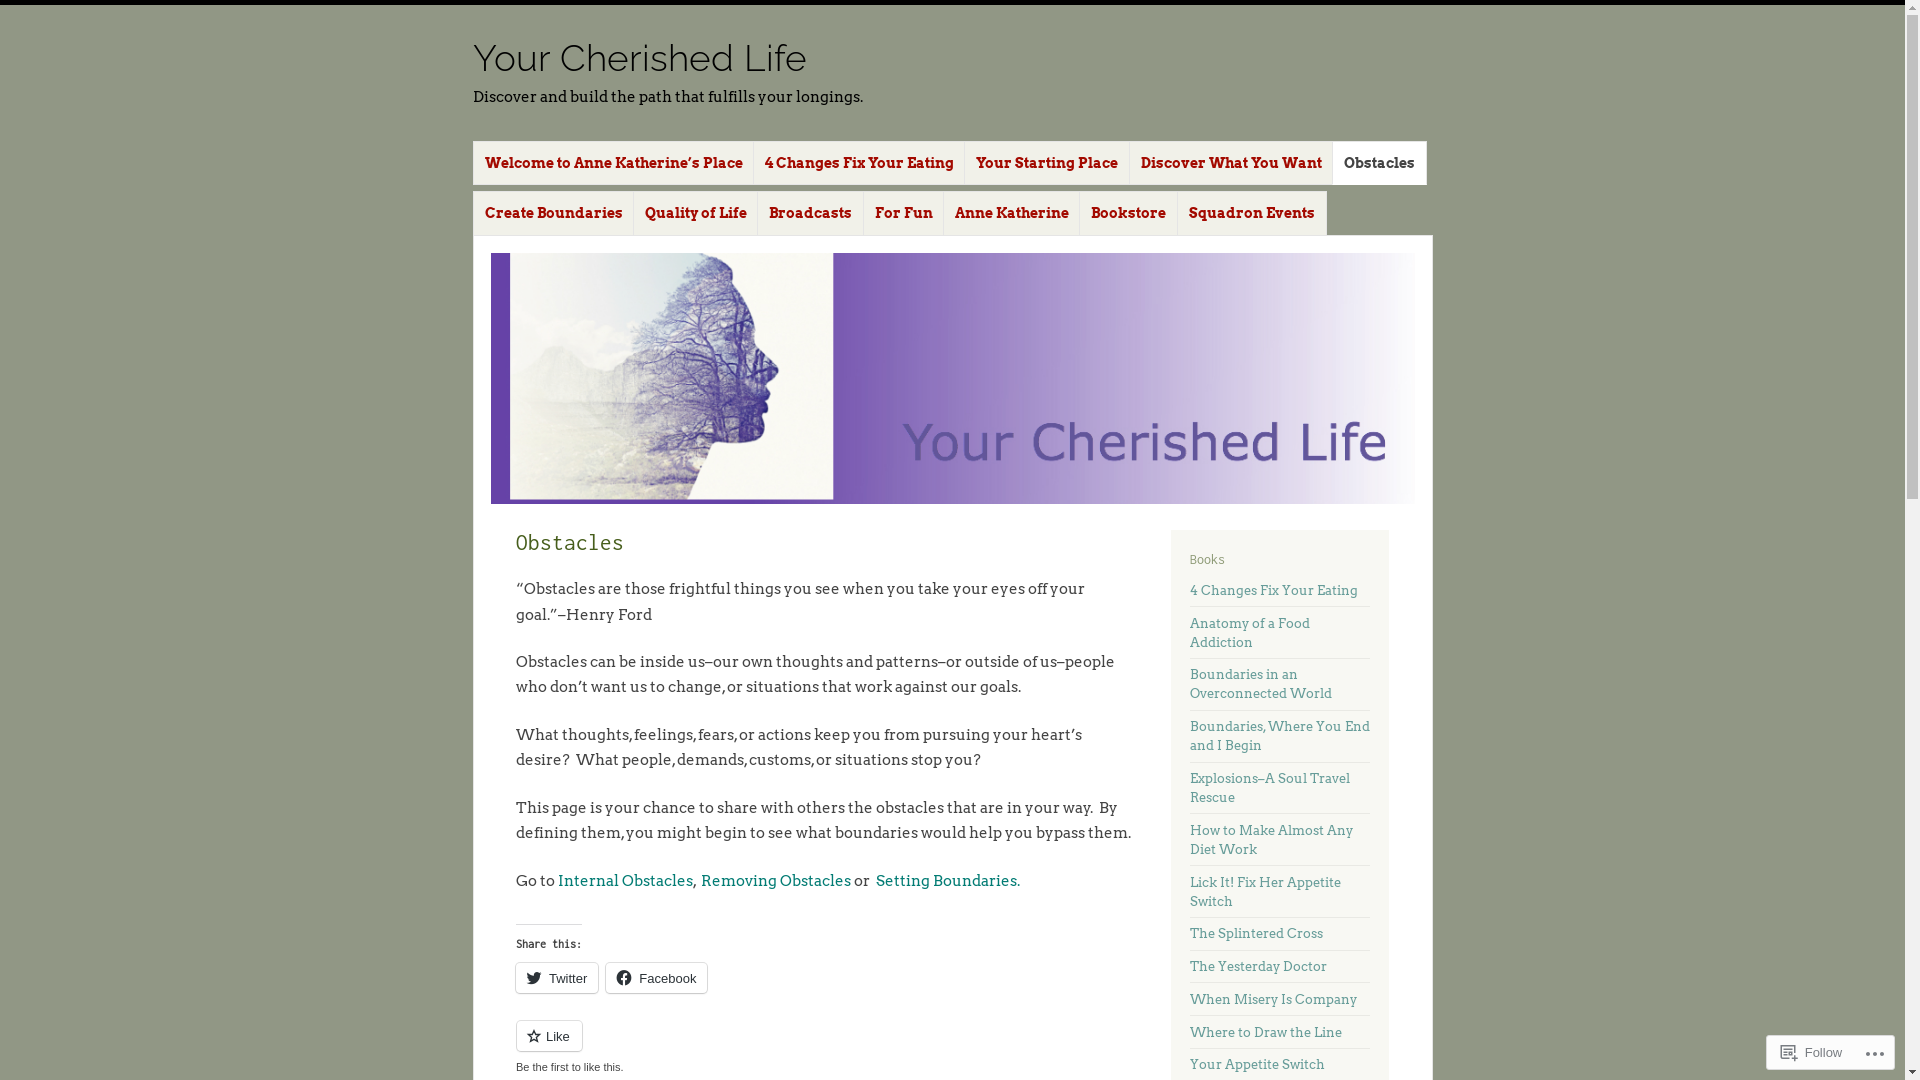 This screenshot has height=1080, width=1920. Describe the element at coordinates (1012, 213) in the screenshot. I see `'Anne Katherine'` at that location.